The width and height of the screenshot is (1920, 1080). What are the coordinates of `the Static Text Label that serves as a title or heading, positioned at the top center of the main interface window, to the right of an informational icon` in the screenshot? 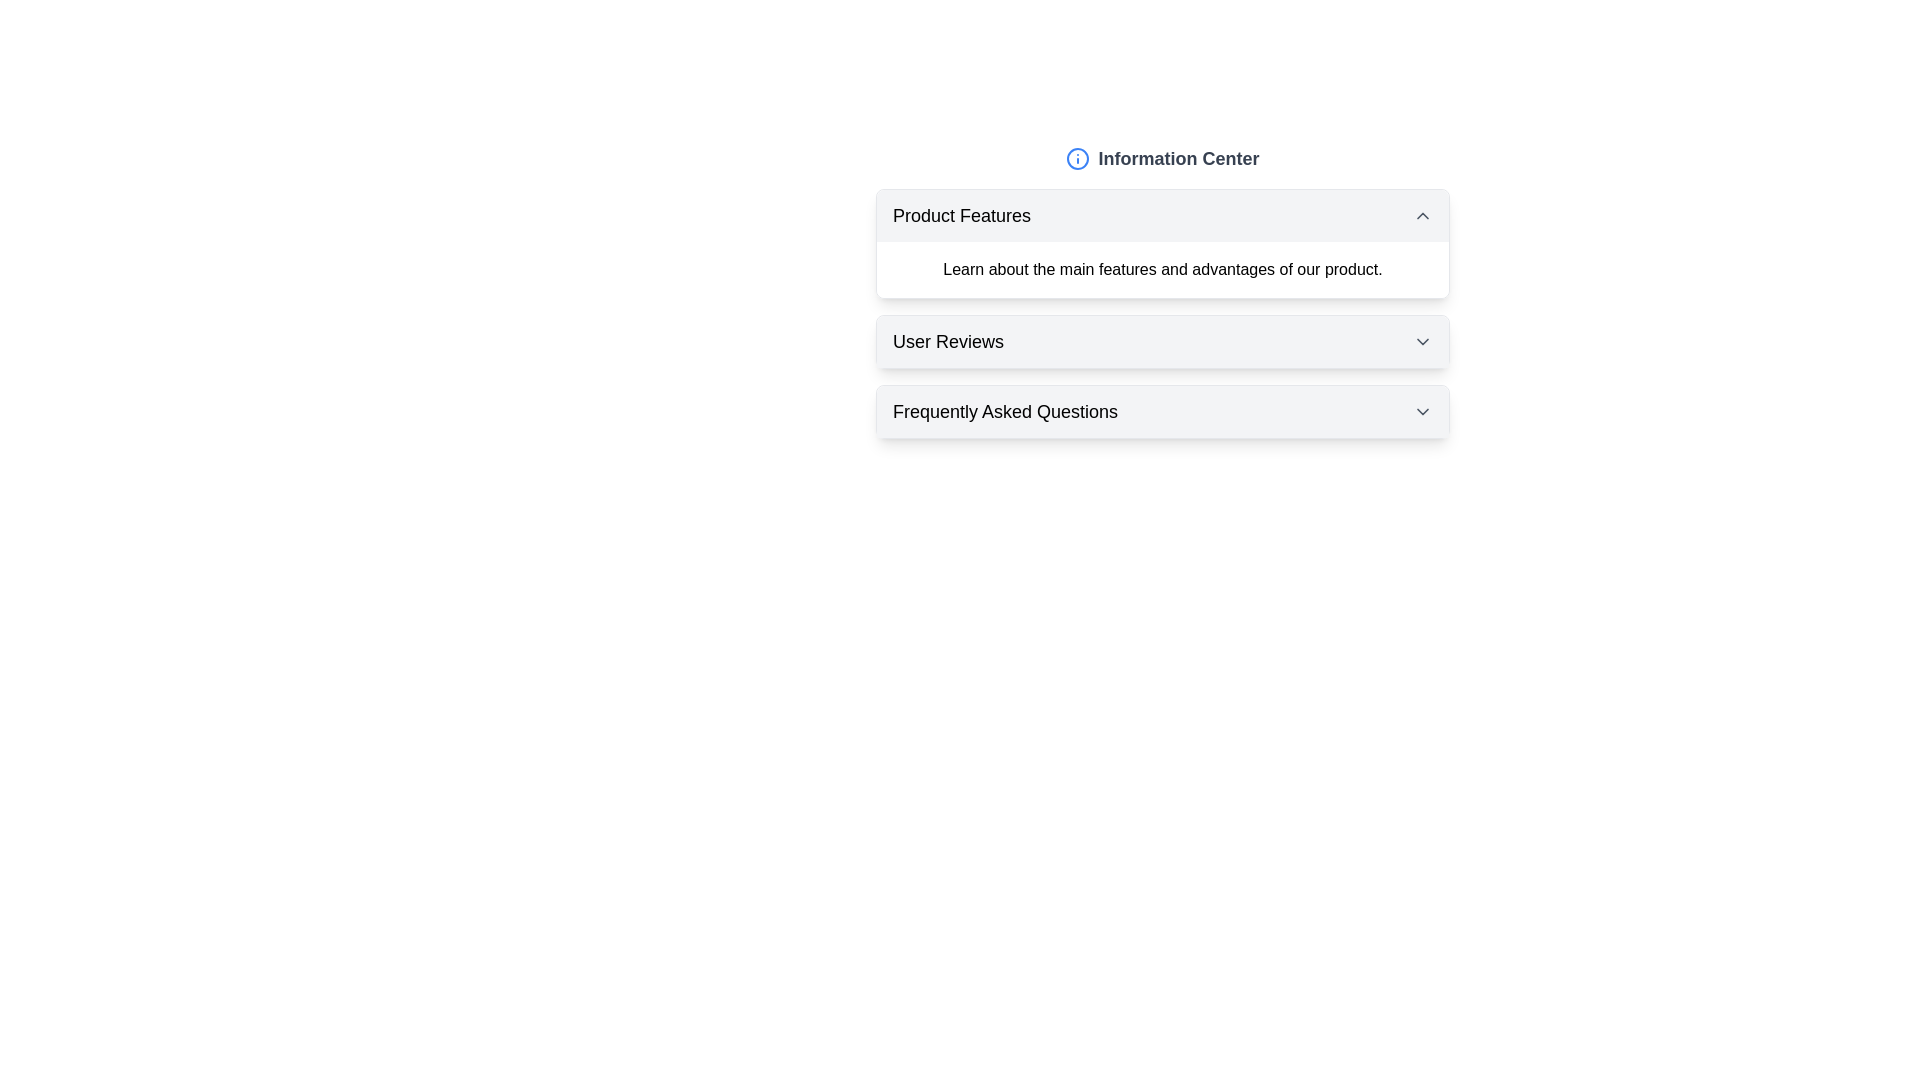 It's located at (1179, 157).